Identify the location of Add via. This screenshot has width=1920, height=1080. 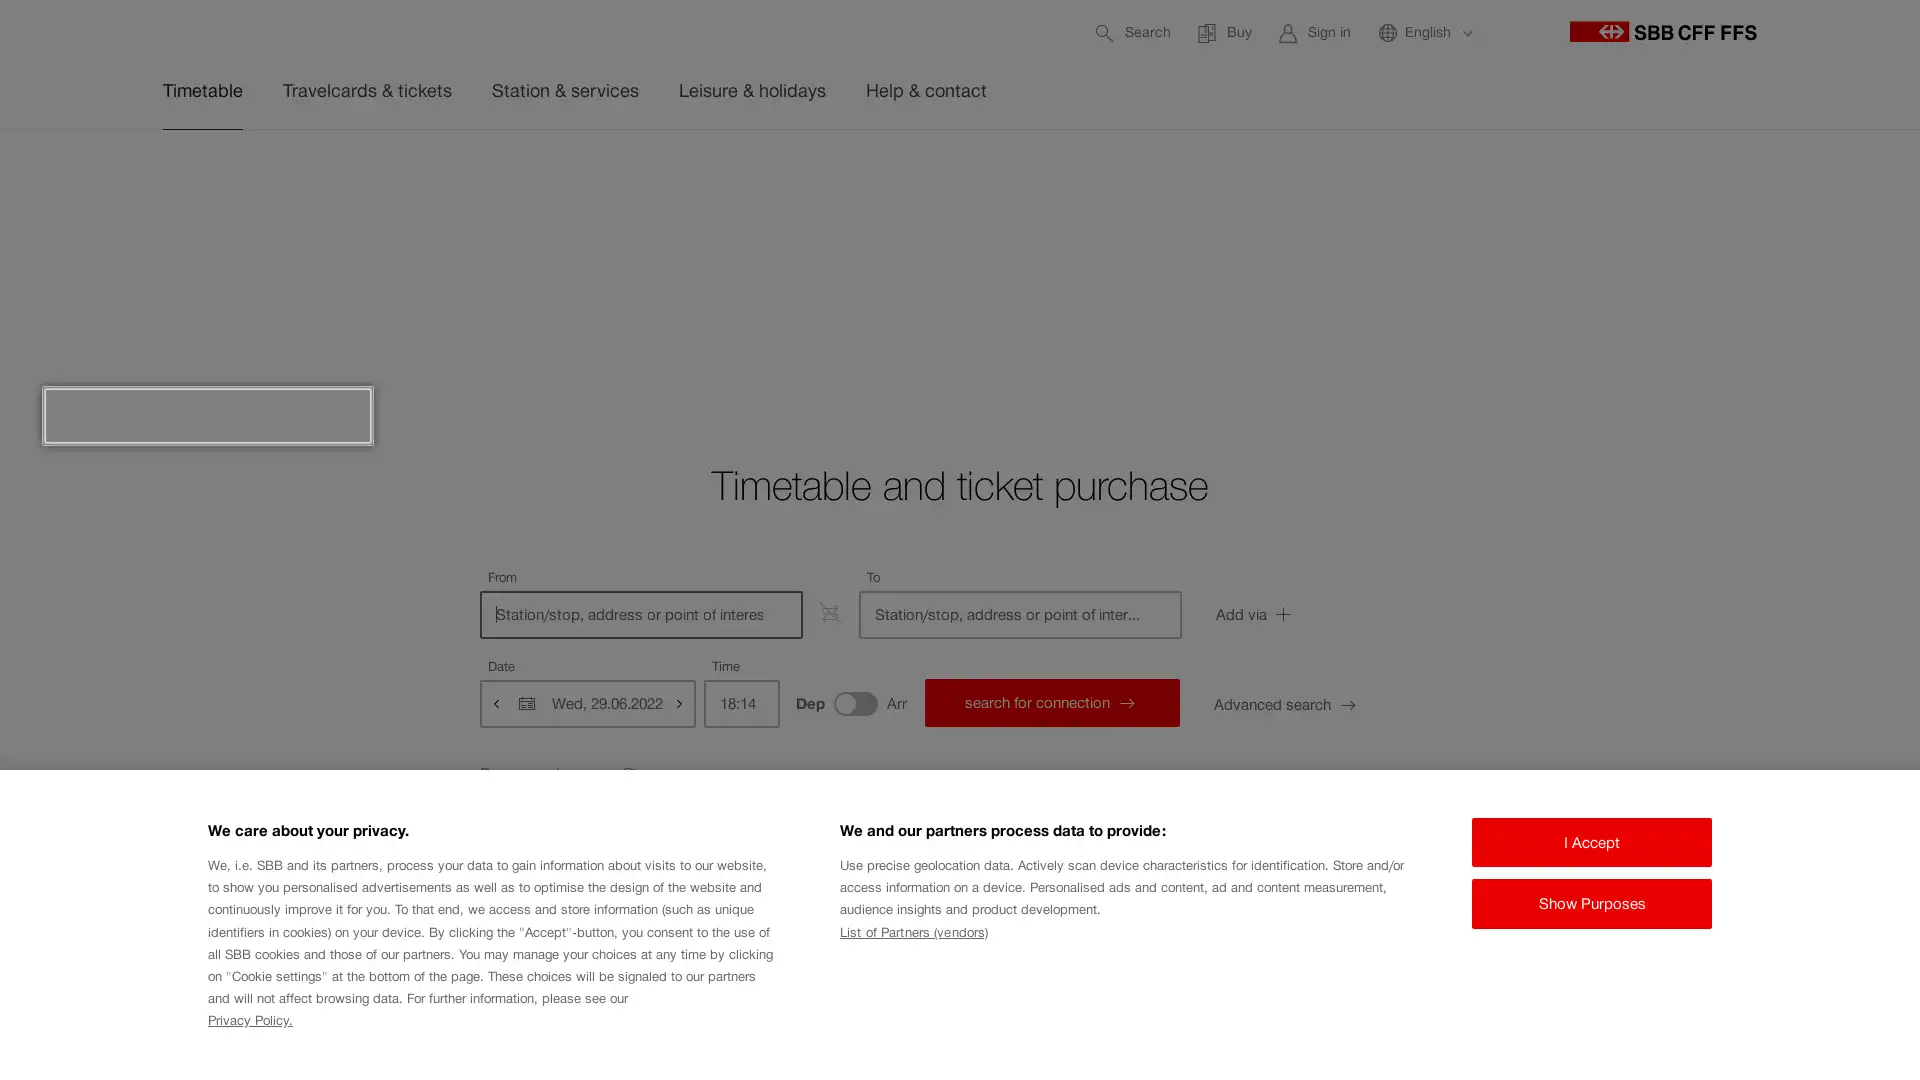
(1305, 613).